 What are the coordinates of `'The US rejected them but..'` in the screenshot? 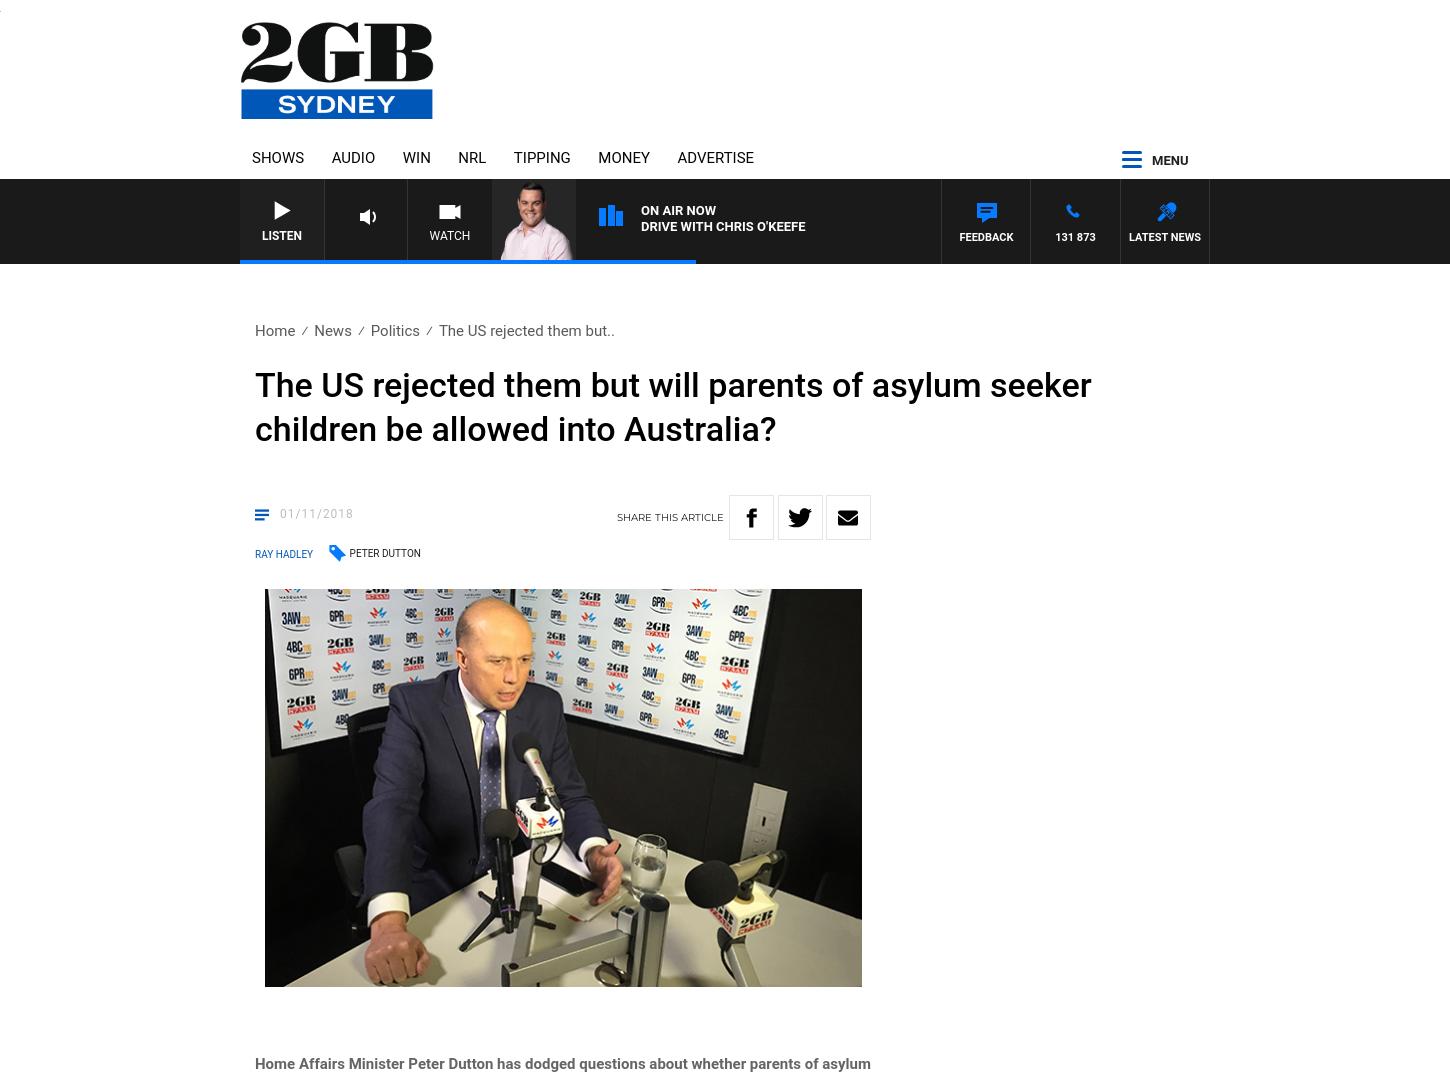 It's located at (526, 330).